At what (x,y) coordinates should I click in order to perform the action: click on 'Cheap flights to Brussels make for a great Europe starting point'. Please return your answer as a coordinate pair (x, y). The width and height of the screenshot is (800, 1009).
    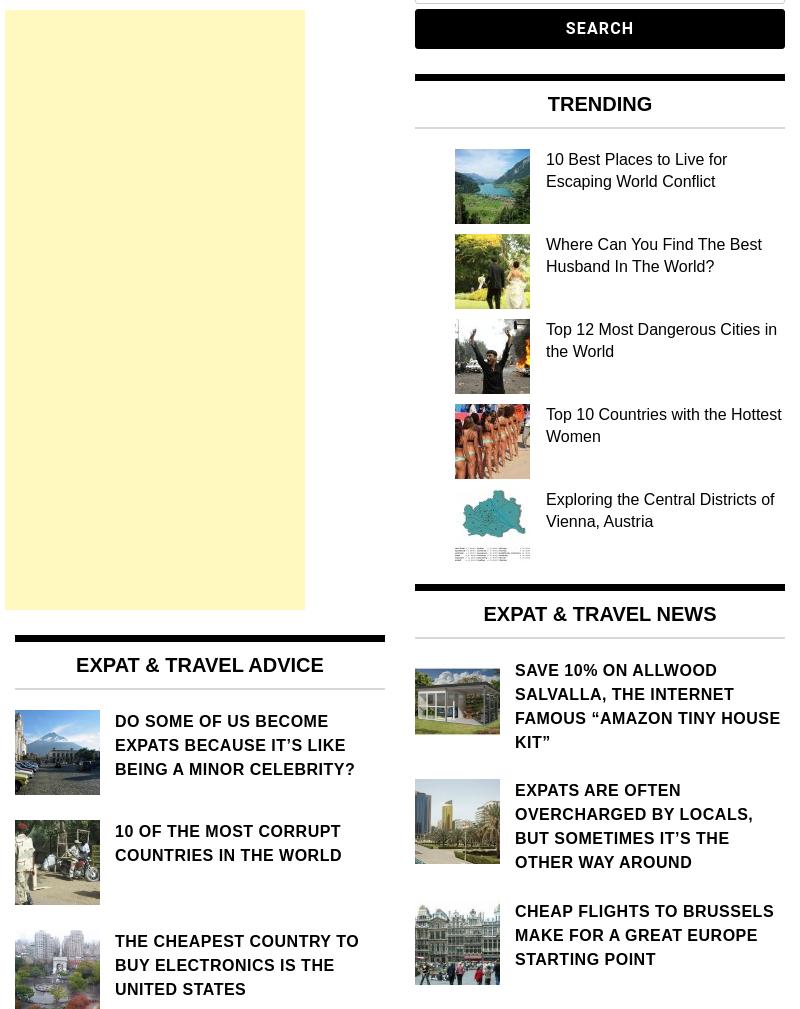
    Looking at the image, I should click on (514, 934).